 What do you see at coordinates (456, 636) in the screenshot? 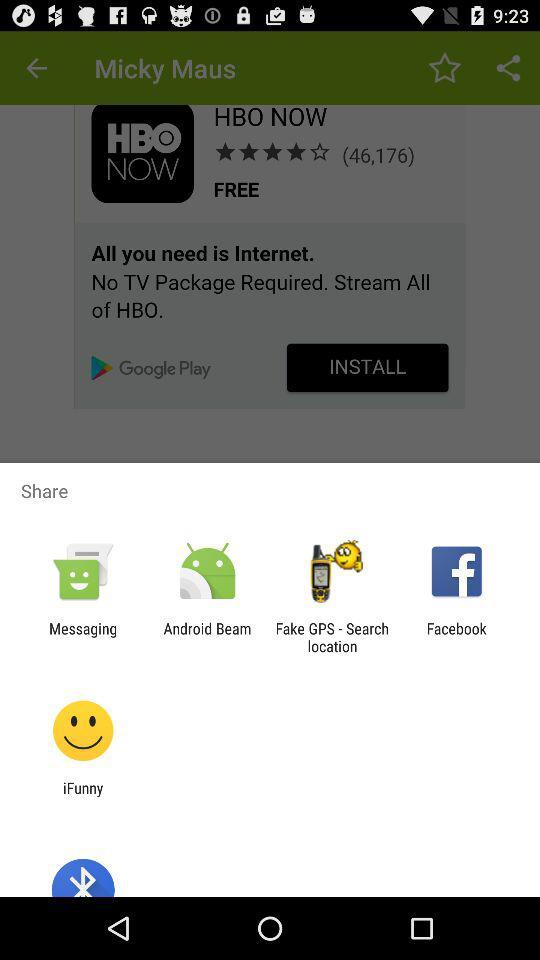
I see `facebook` at bounding box center [456, 636].